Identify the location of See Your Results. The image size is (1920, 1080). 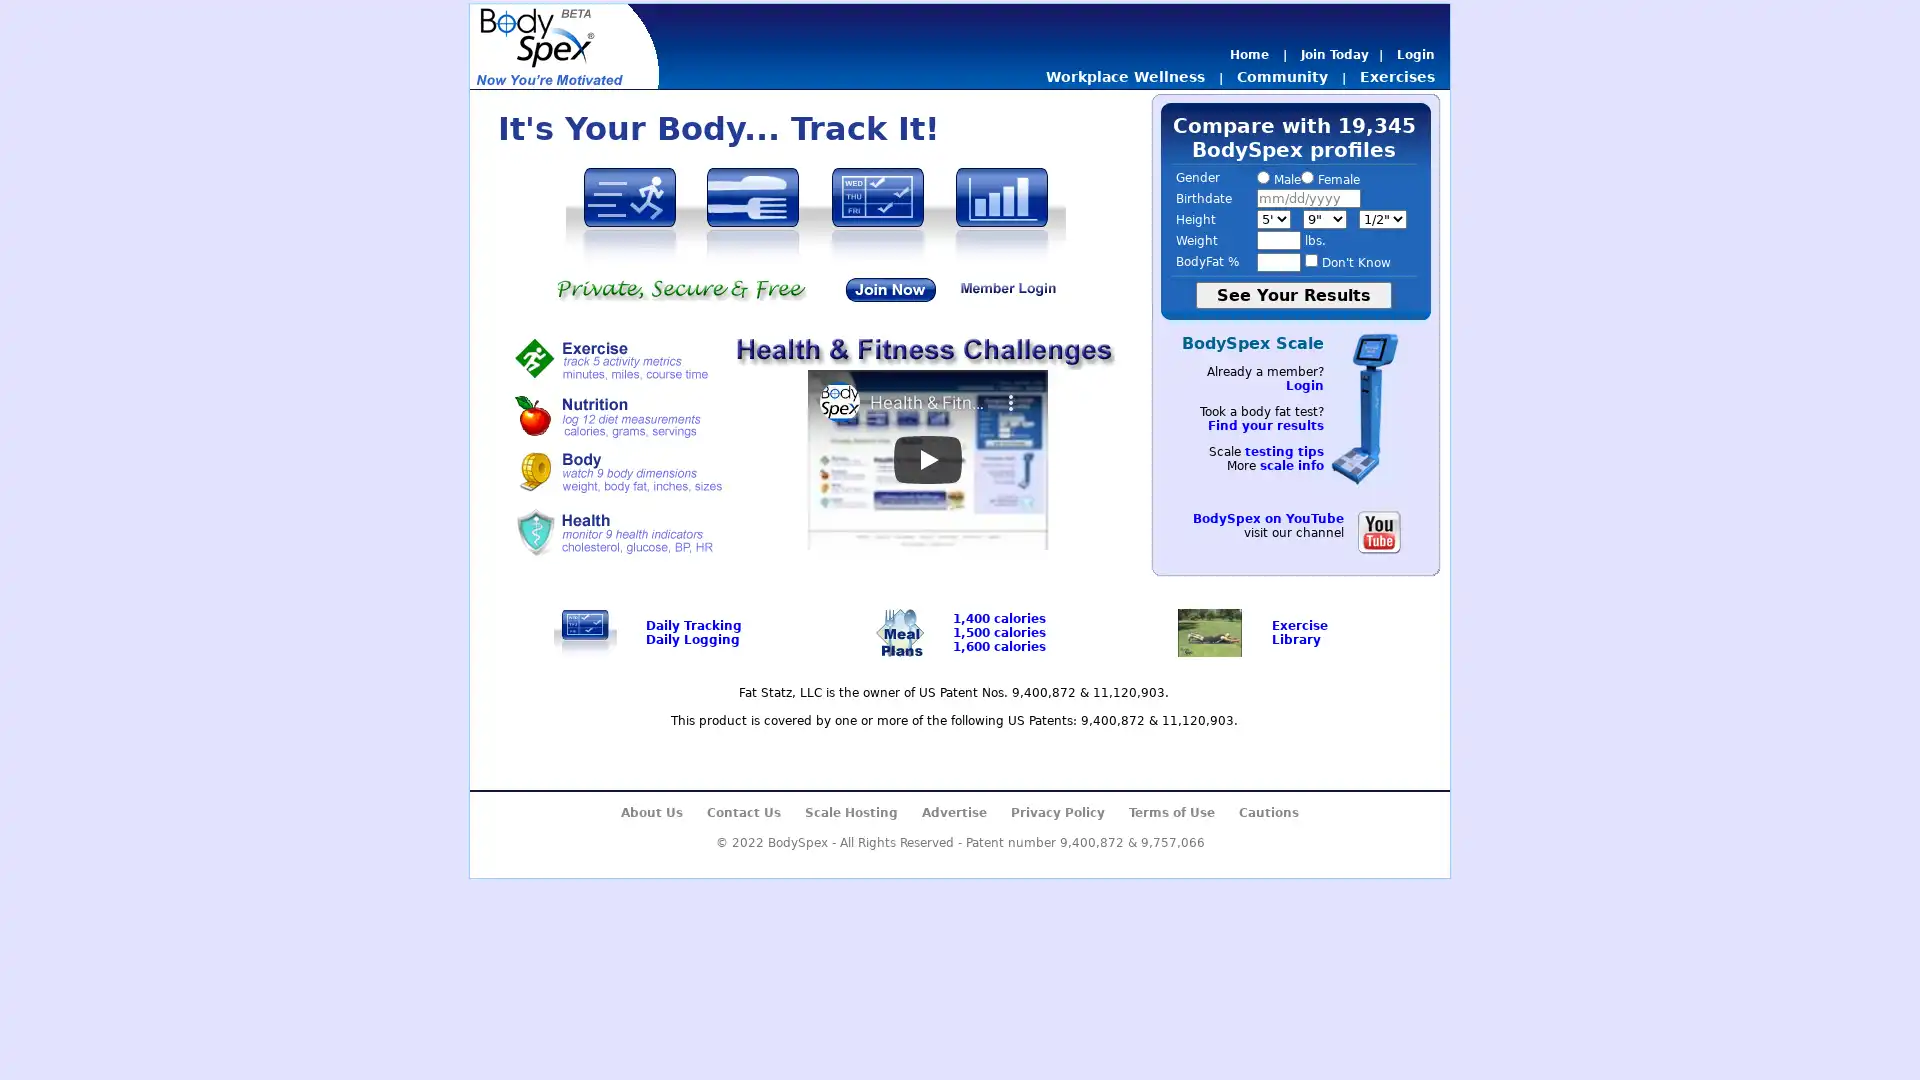
(1293, 295).